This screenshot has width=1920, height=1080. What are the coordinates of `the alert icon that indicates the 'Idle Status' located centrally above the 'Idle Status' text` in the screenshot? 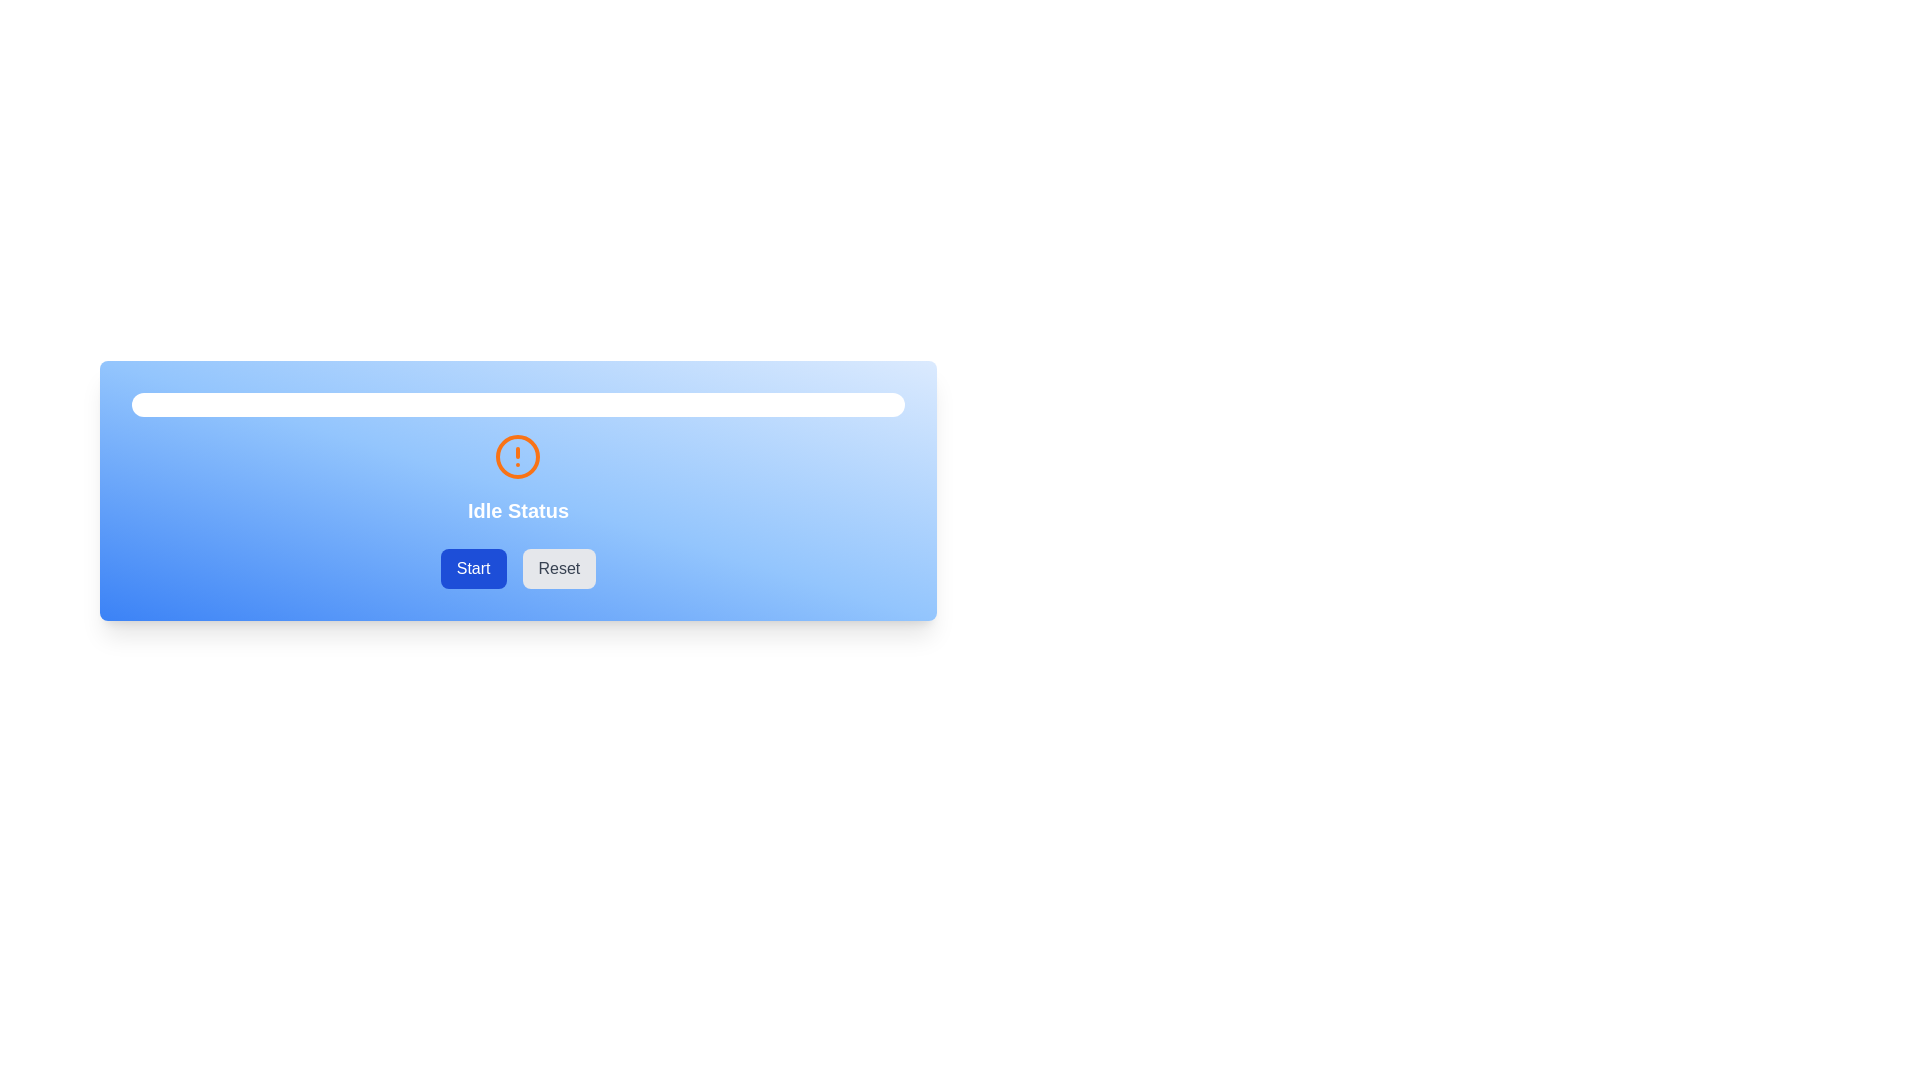 It's located at (518, 456).